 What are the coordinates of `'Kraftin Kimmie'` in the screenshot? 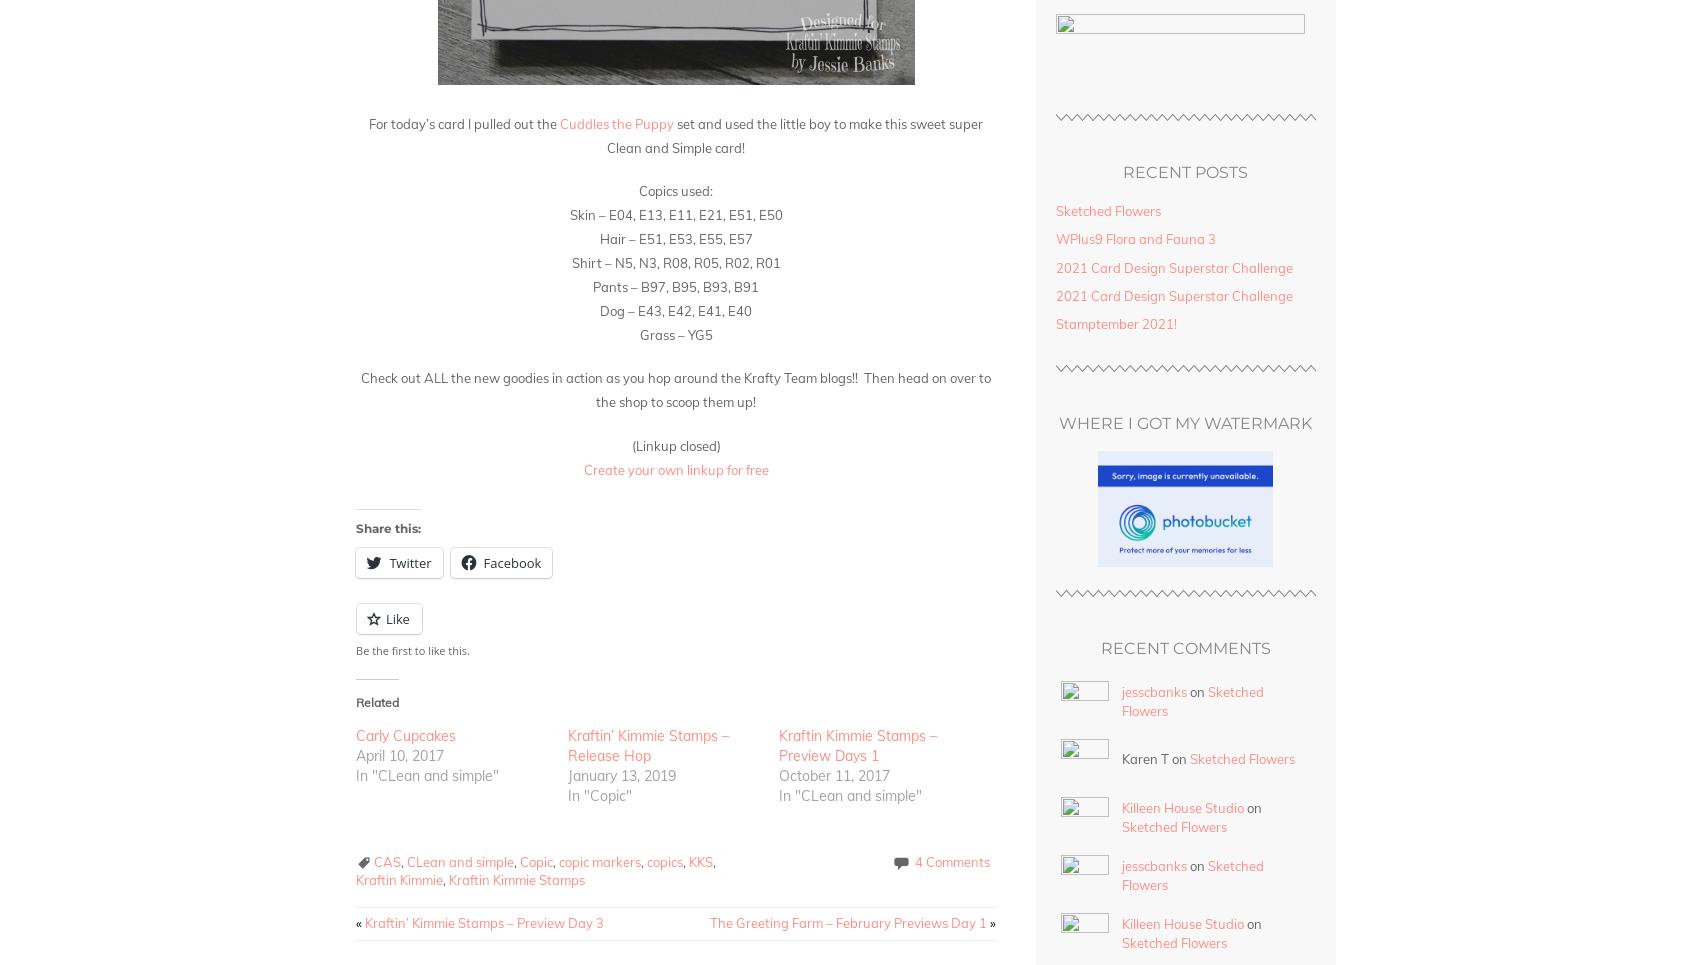 It's located at (355, 879).